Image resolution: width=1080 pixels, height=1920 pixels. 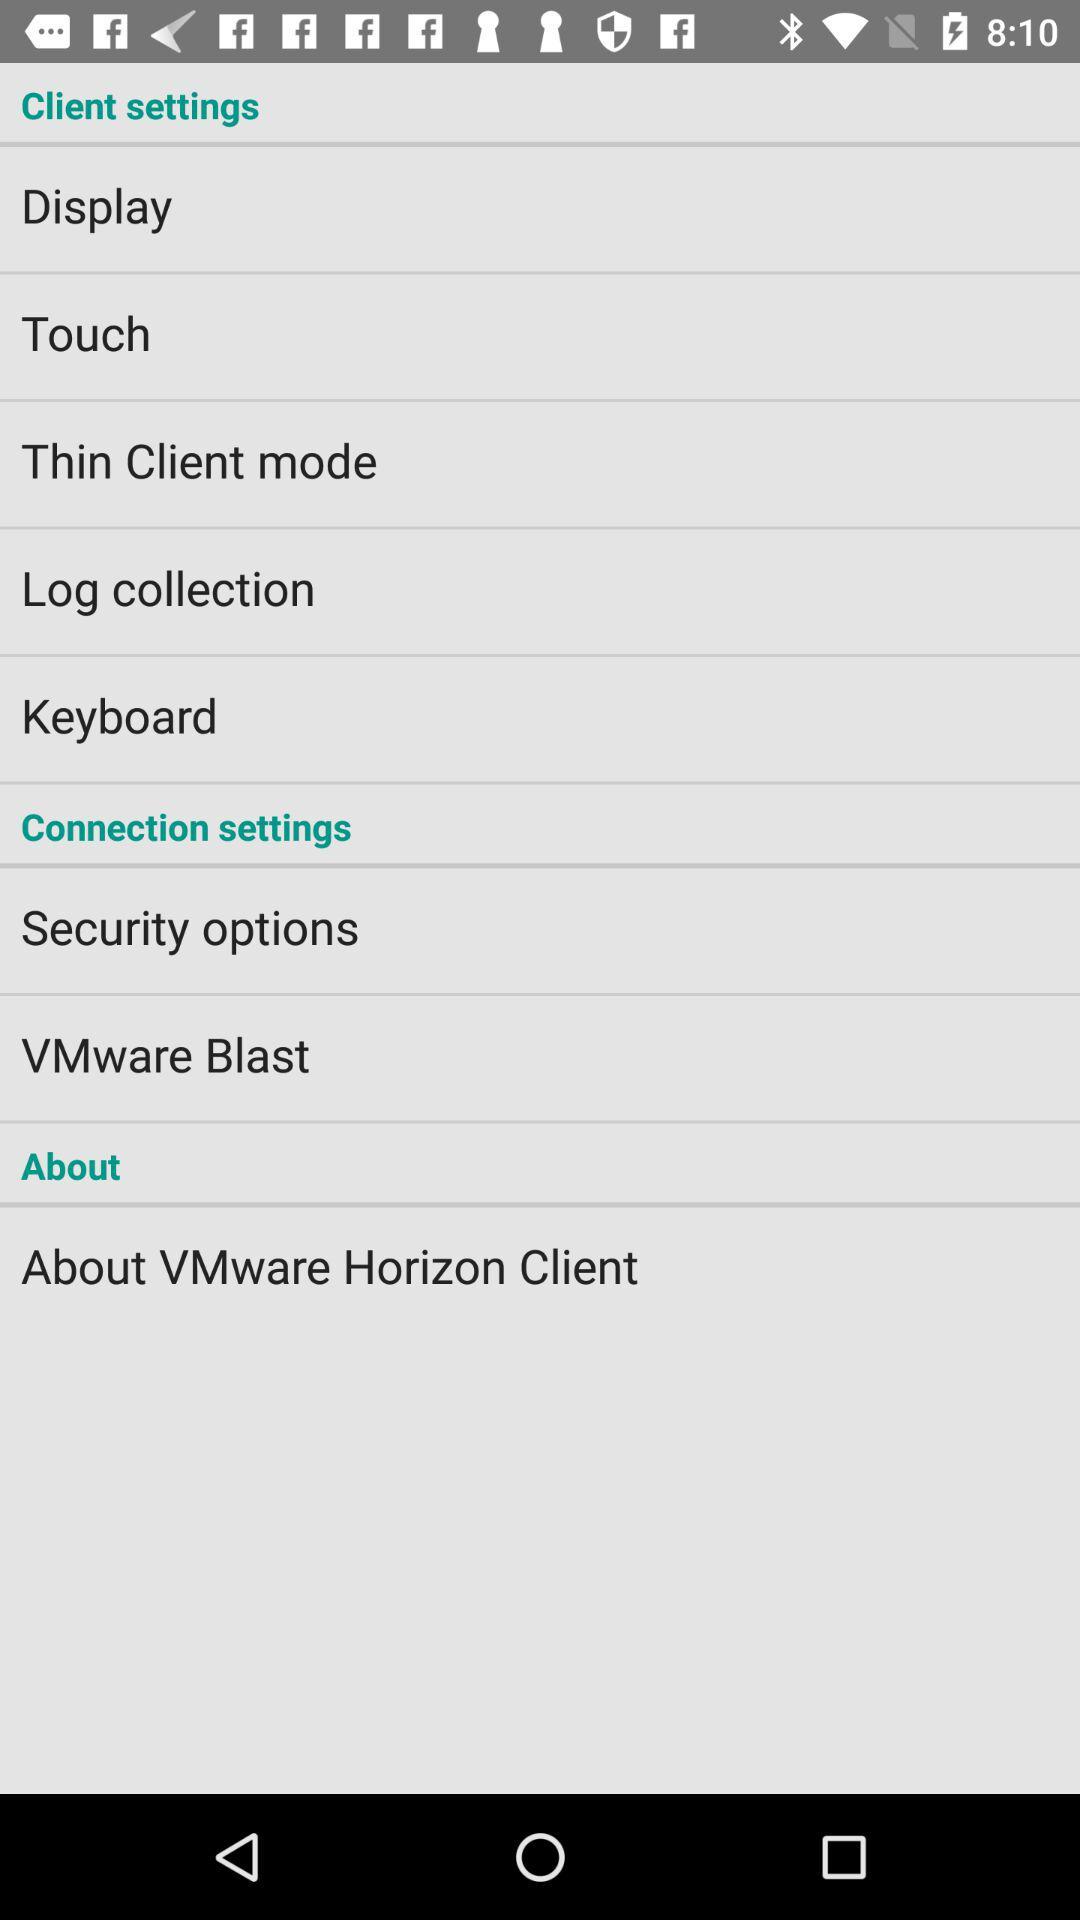 What do you see at coordinates (540, 192) in the screenshot?
I see `icon below the client settings item` at bounding box center [540, 192].